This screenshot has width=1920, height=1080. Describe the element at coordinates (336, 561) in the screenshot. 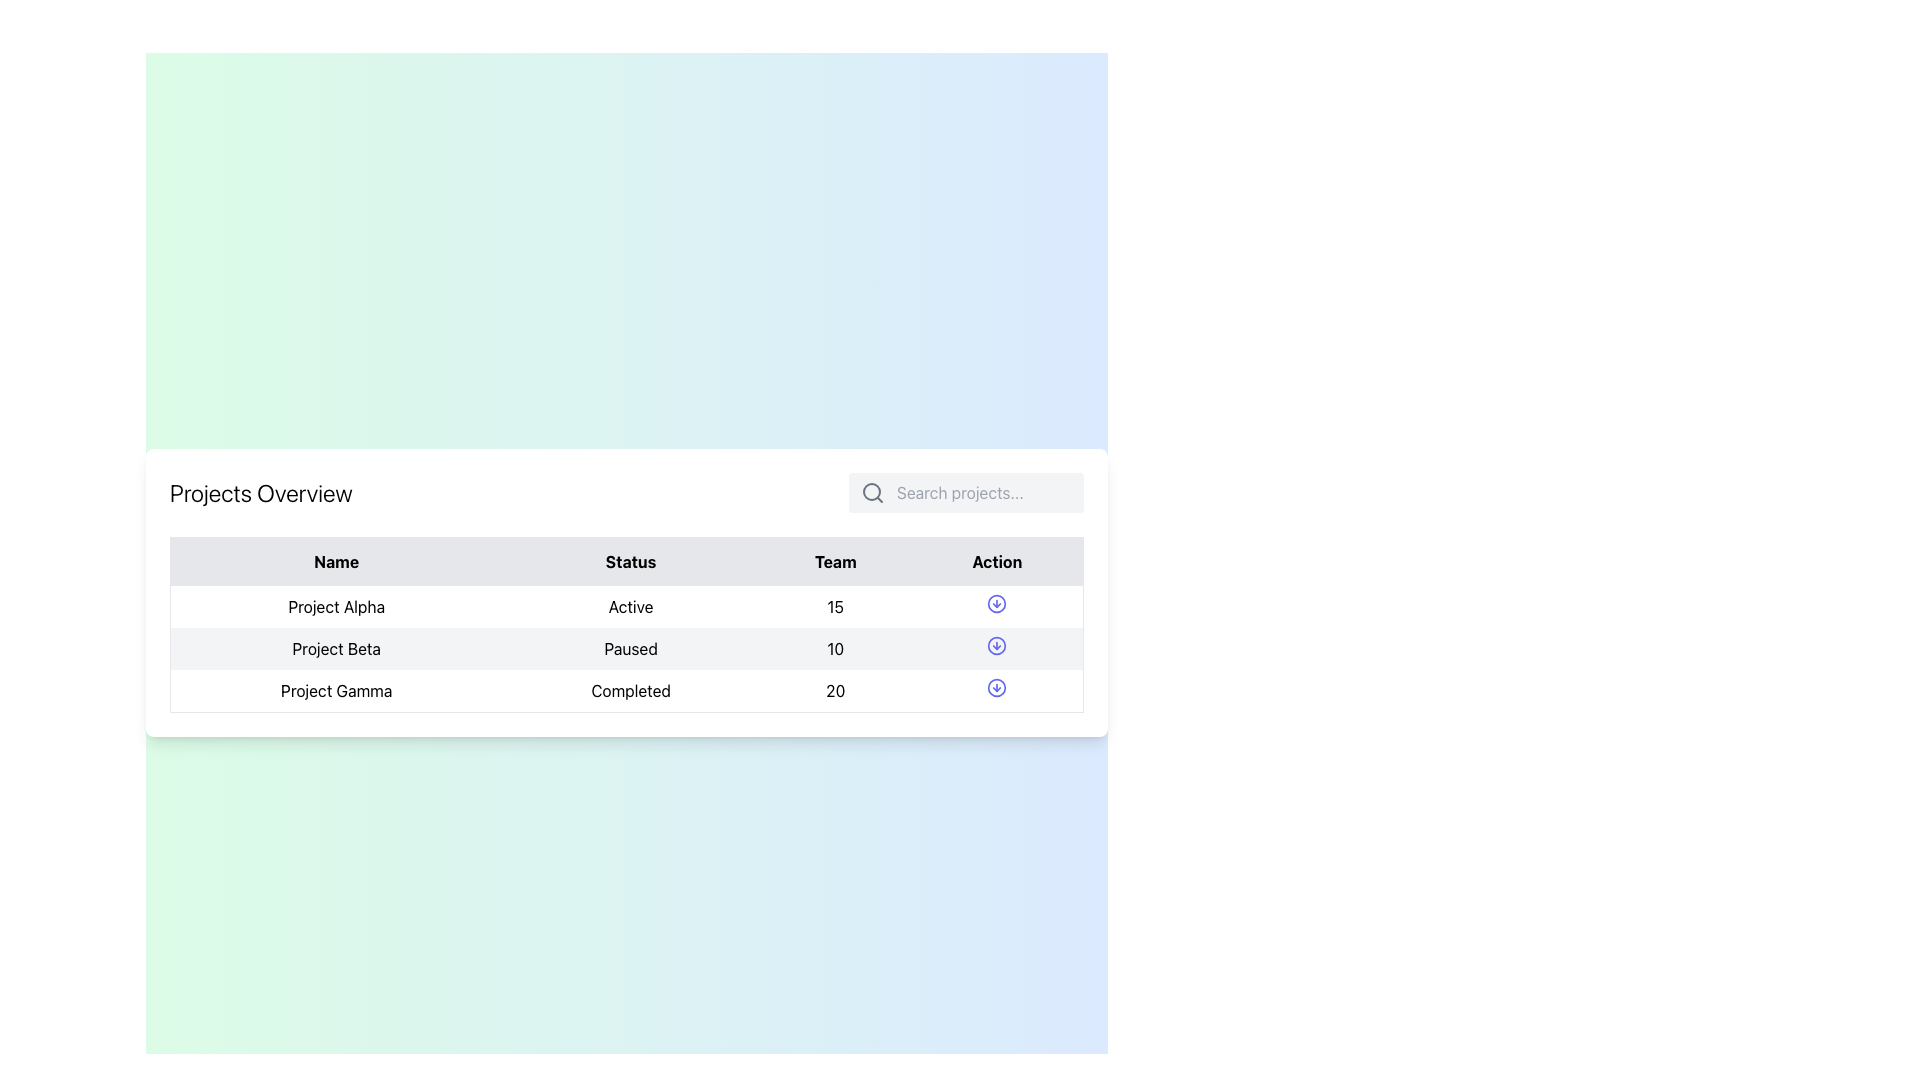

I see `the 'Name' text label, which is the first header in a table layout, displayed in bold black text on a light gray background` at that location.